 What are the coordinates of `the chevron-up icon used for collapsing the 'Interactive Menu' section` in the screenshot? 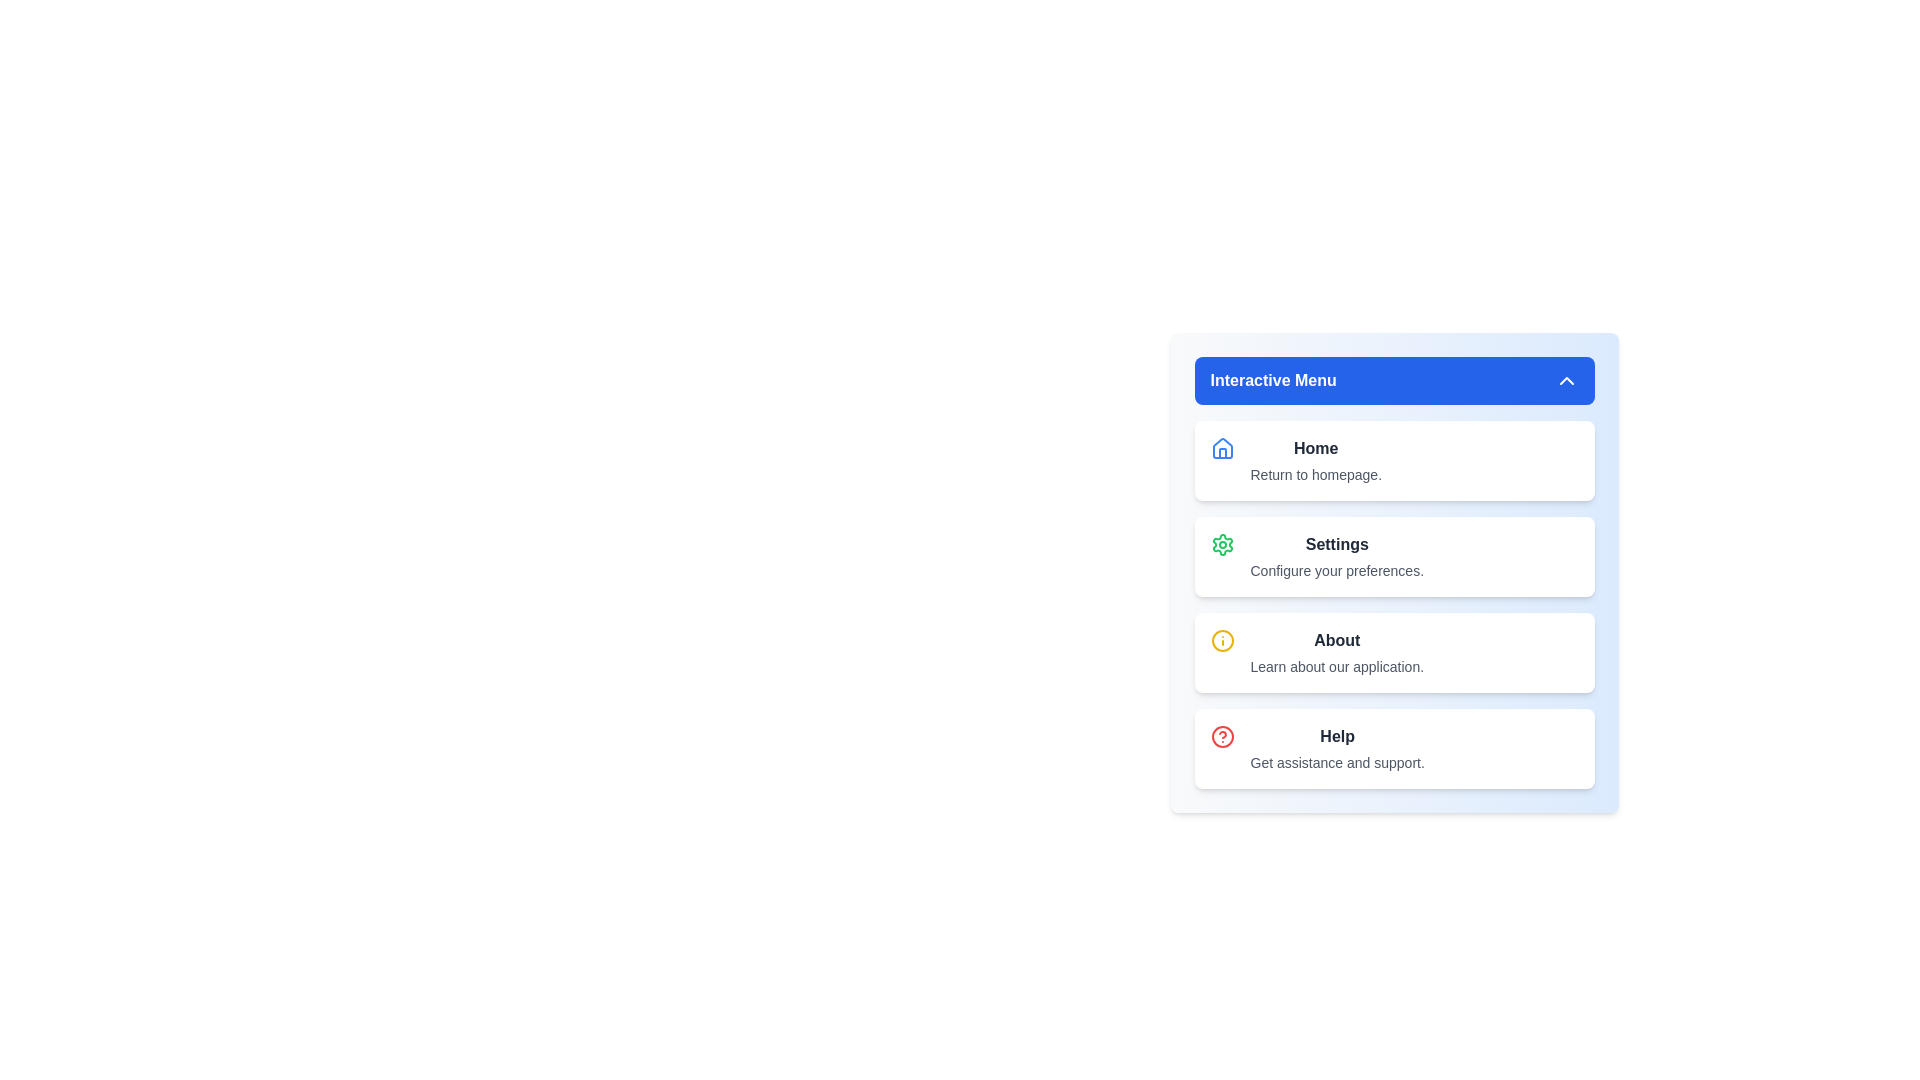 It's located at (1565, 381).